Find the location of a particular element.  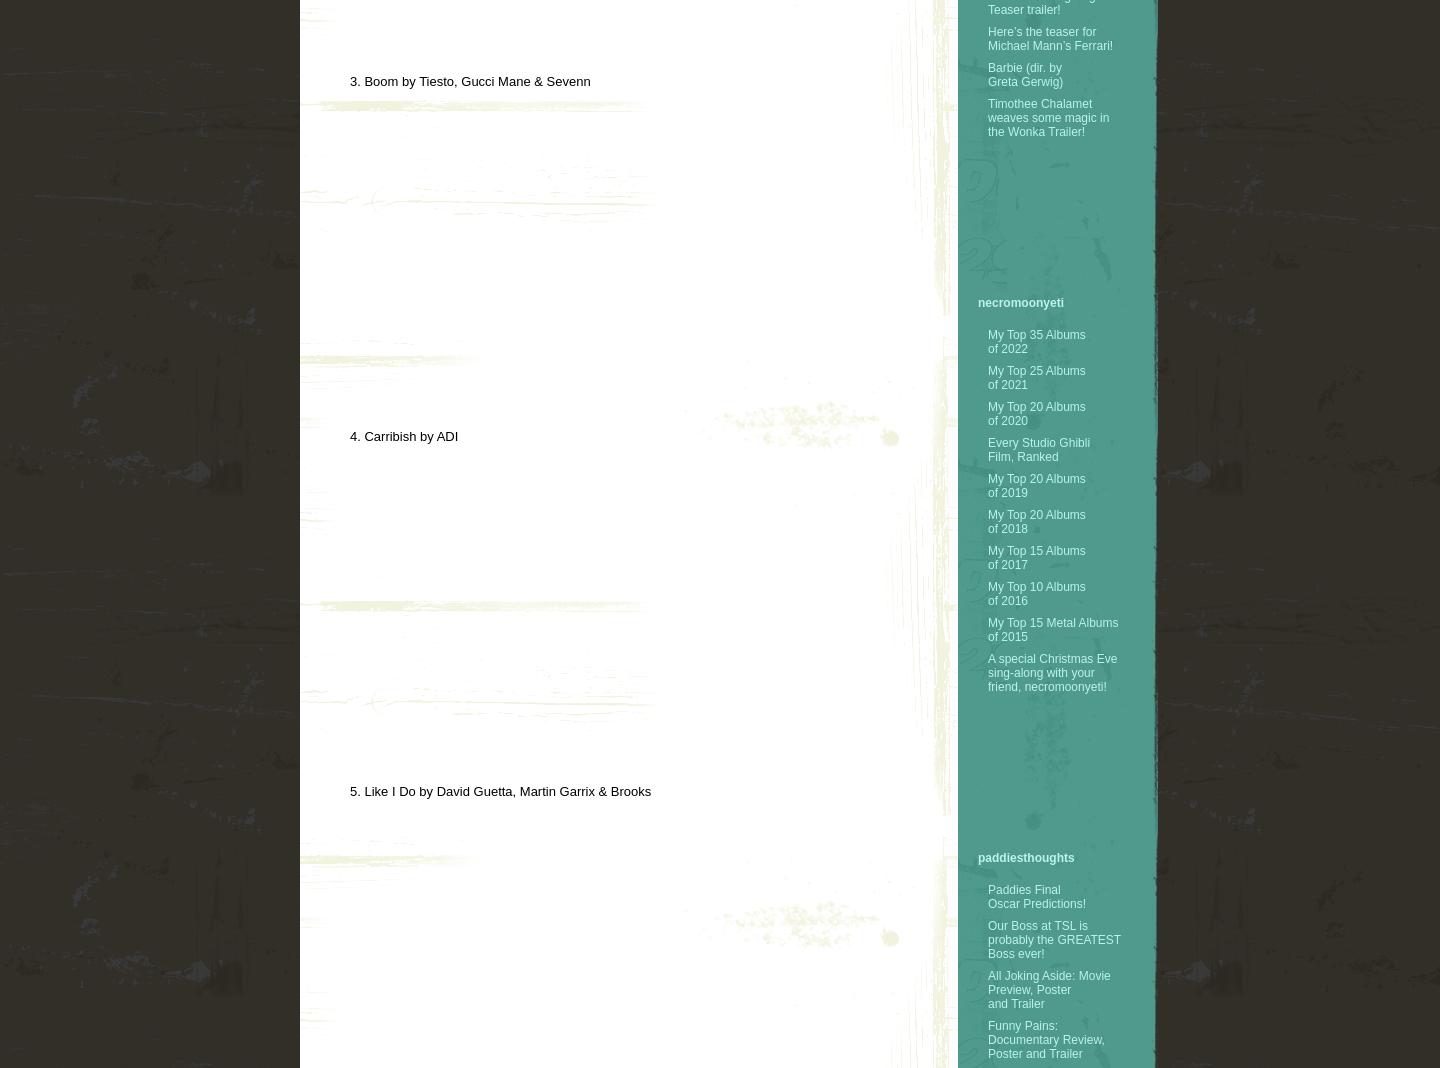

'Timothee Chalamet weaves some magic in the Wonka Trailer!' is located at coordinates (1048, 116).